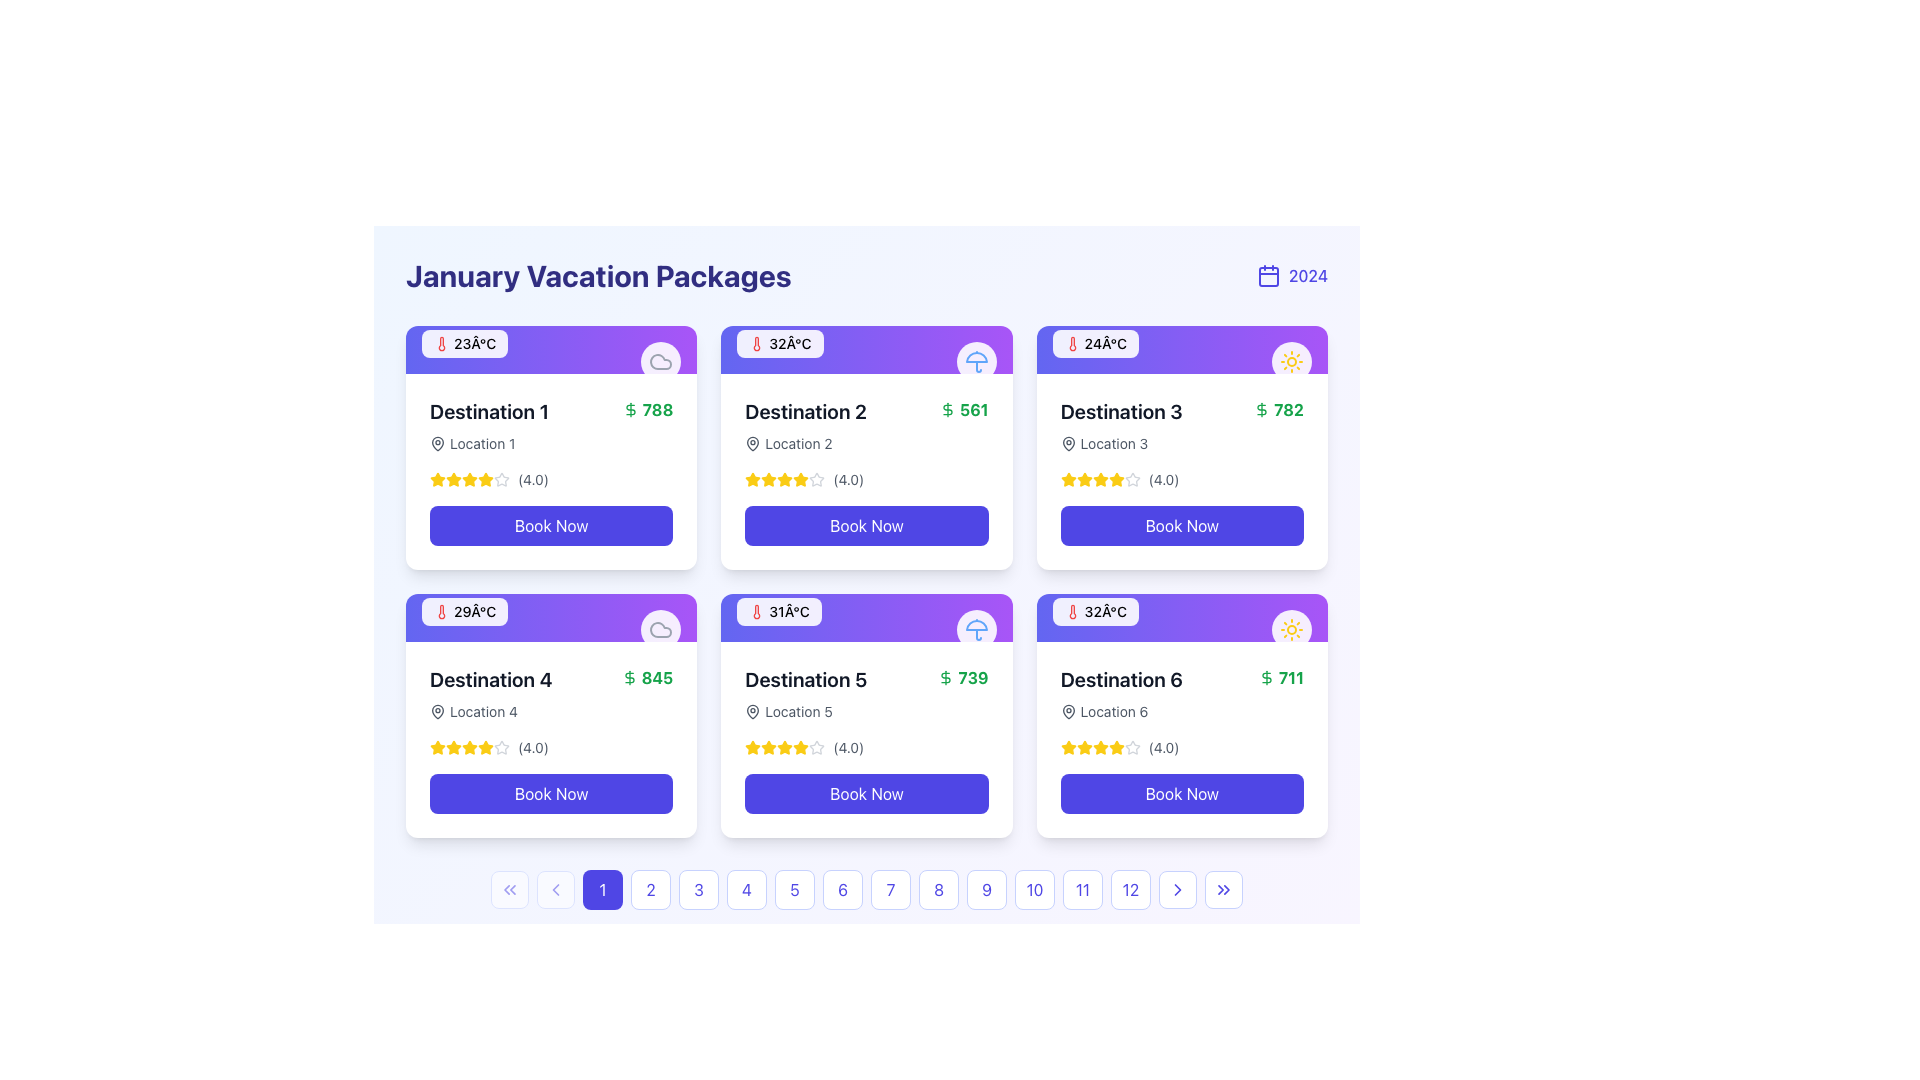 Image resolution: width=1920 pixels, height=1080 pixels. What do you see at coordinates (1132, 748) in the screenshot?
I see `the fifth star icon in the star rating feature located beneath the heading 'Destination 6'` at bounding box center [1132, 748].